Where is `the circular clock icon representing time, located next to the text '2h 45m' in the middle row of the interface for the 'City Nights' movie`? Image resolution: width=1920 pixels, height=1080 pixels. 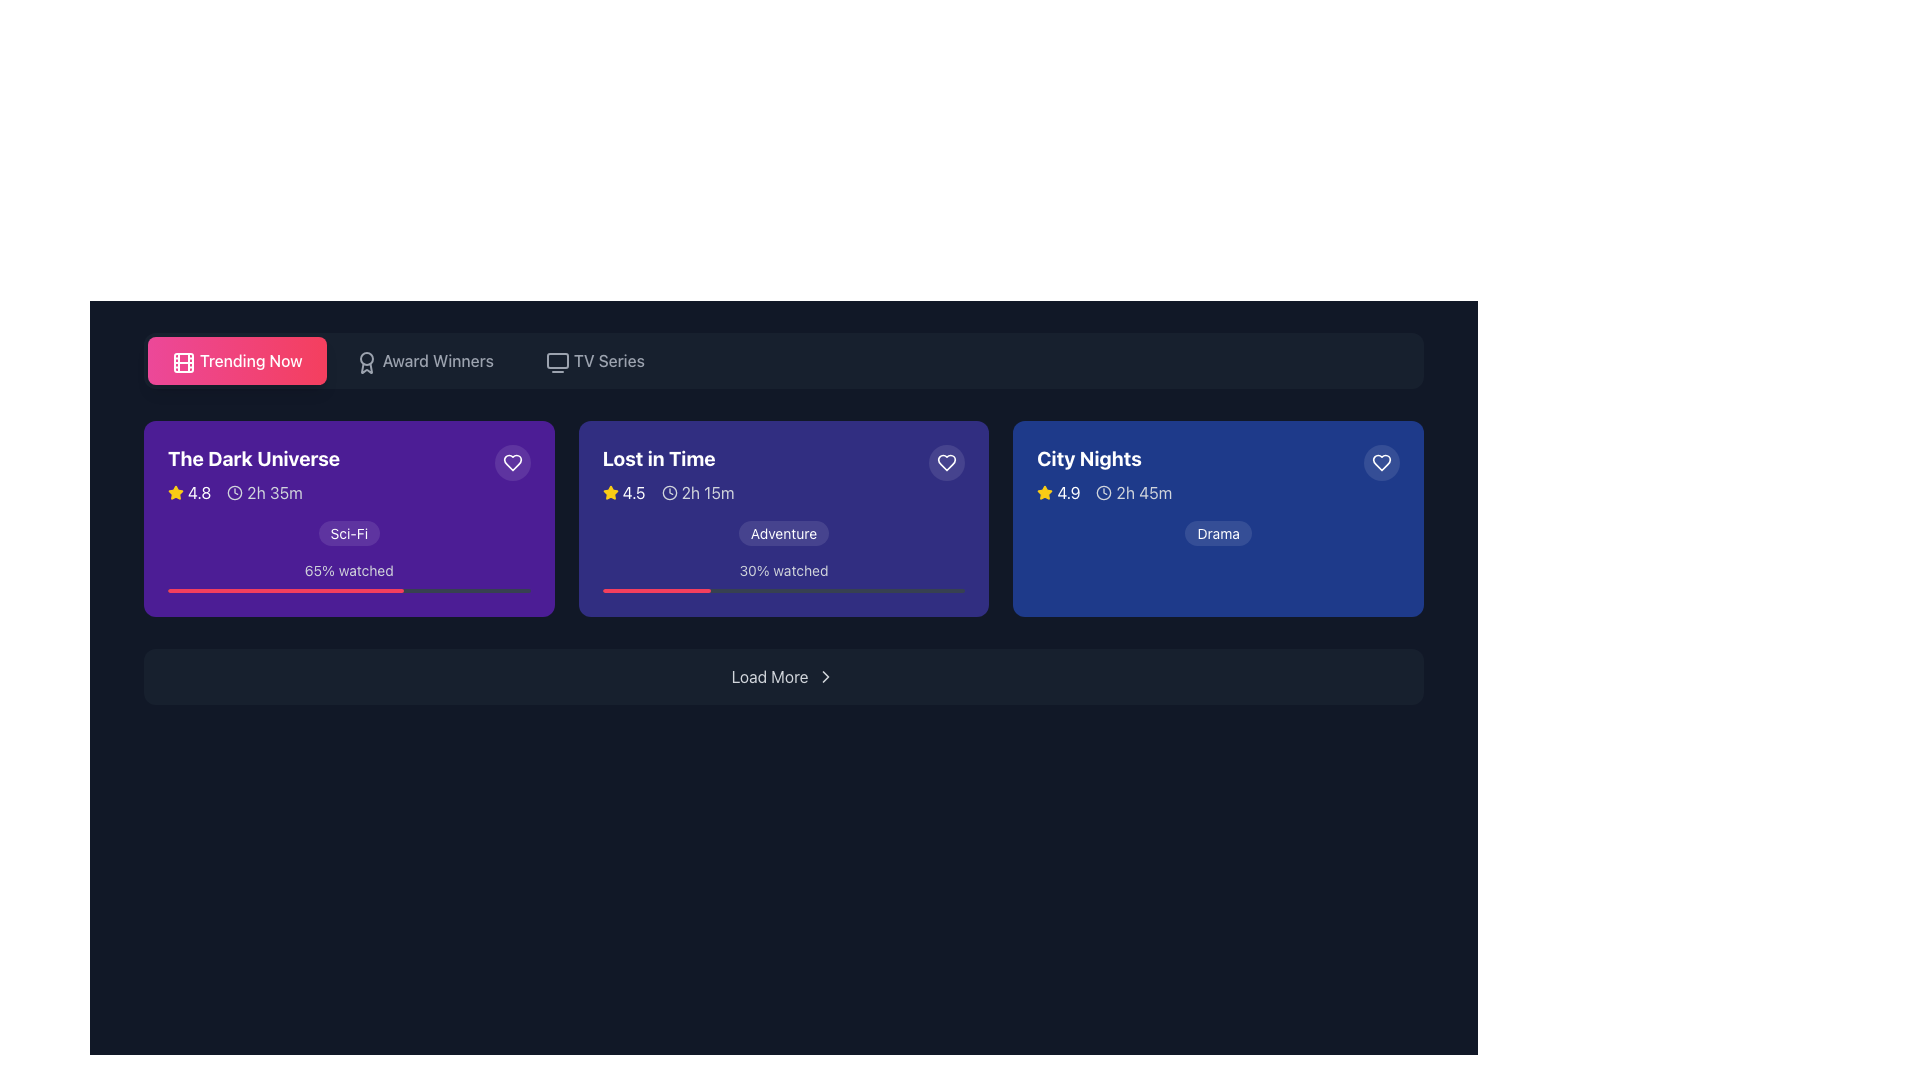 the circular clock icon representing time, located next to the text '2h 45m' in the middle row of the interface for the 'City Nights' movie is located at coordinates (1103, 493).